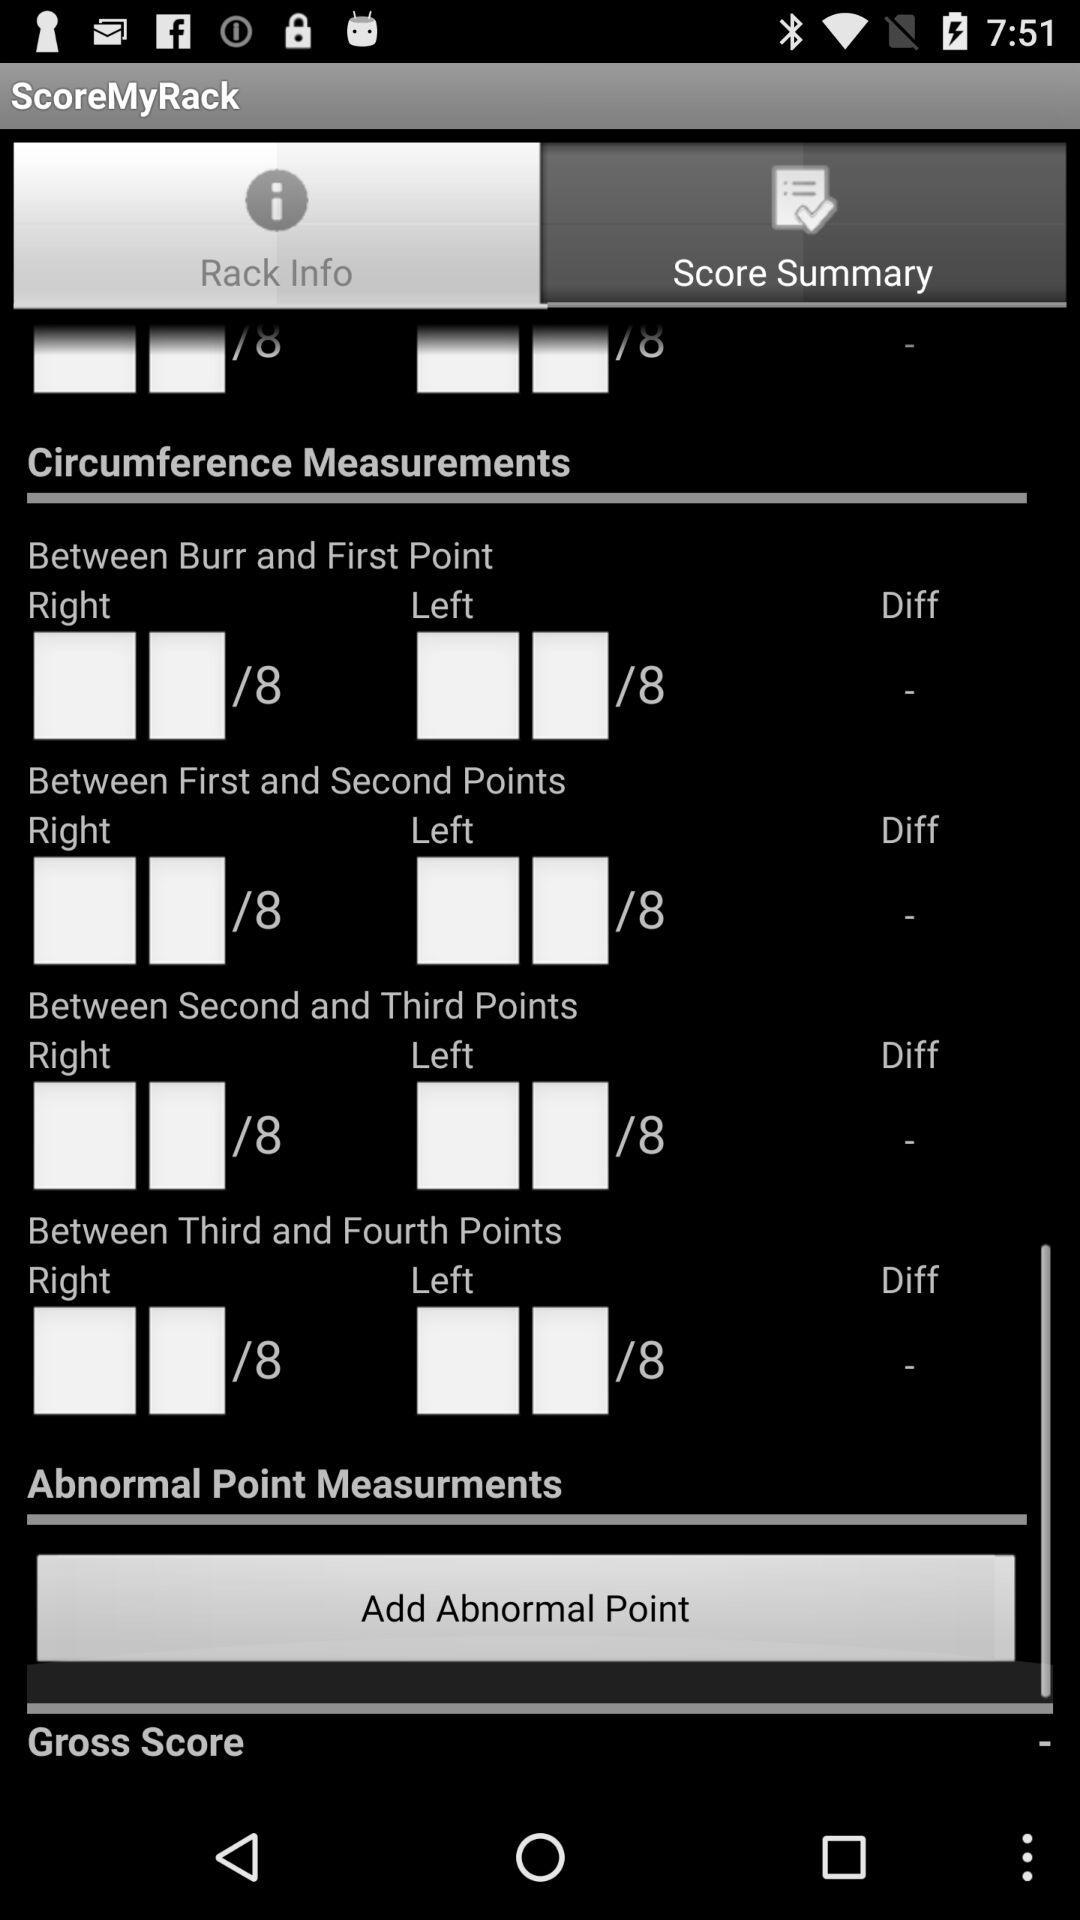 This screenshot has height=1920, width=1080. Describe the element at coordinates (467, 365) in the screenshot. I see `the text field next to 8 at top of the page` at that location.